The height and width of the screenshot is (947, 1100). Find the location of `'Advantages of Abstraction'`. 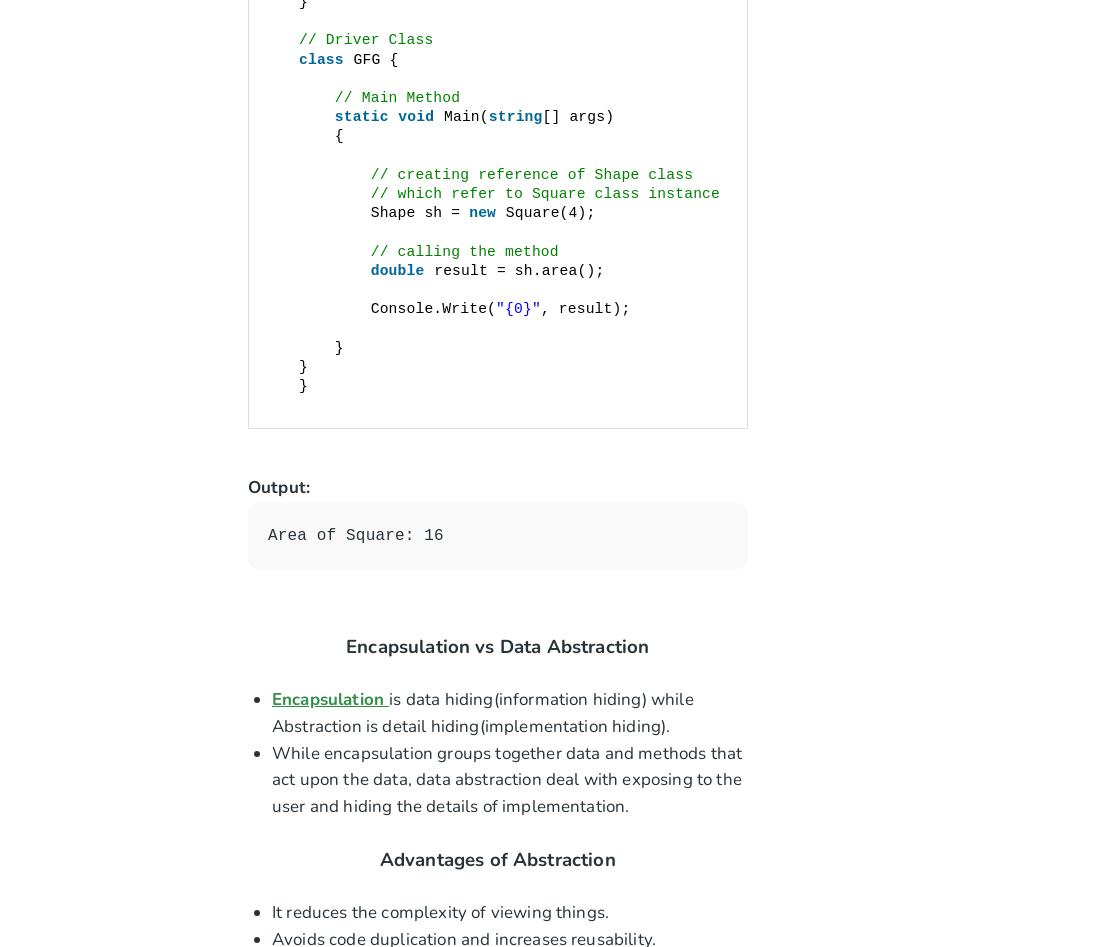

'Advantages of Abstraction' is located at coordinates (496, 858).